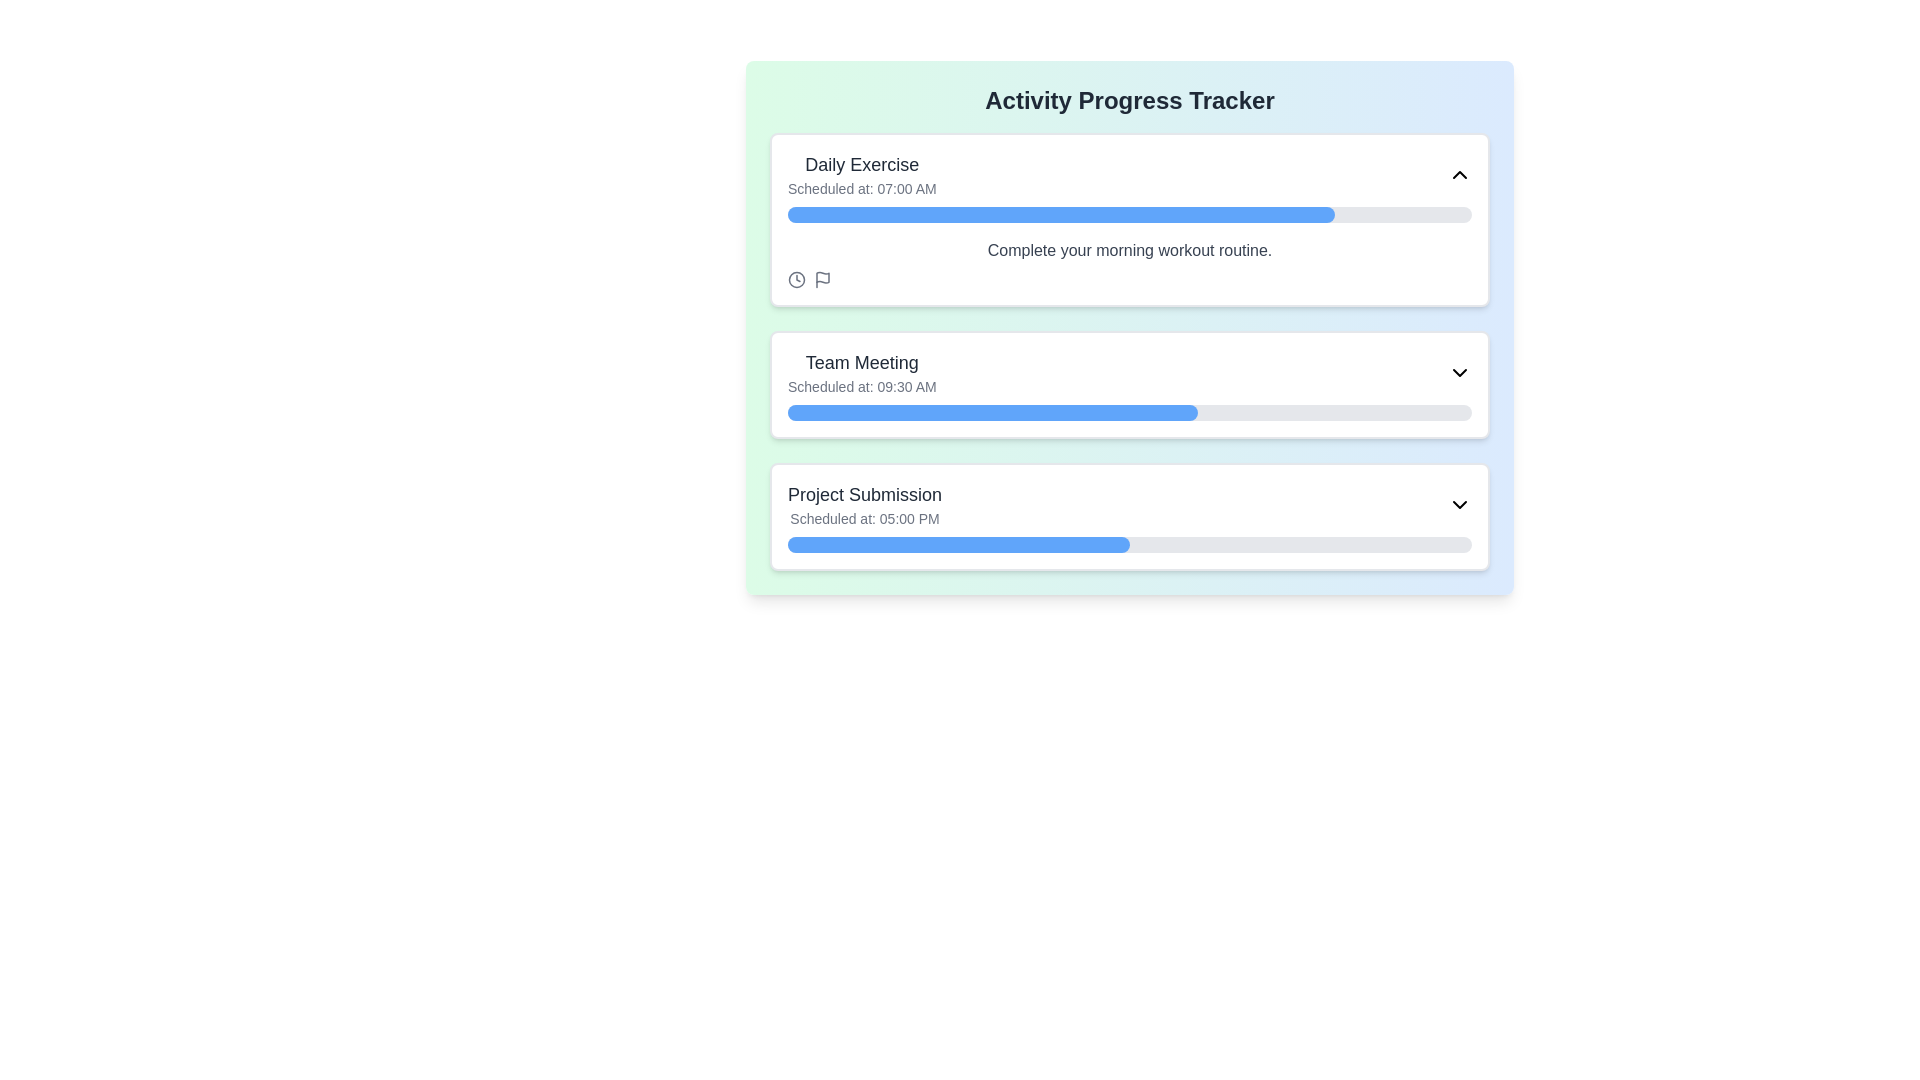 This screenshot has height=1080, width=1920. I want to click on the text label displaying 'Scheduled at: 05:00 PM' located beneath the title 'Project Submission' in the list card, so click(864, 518).